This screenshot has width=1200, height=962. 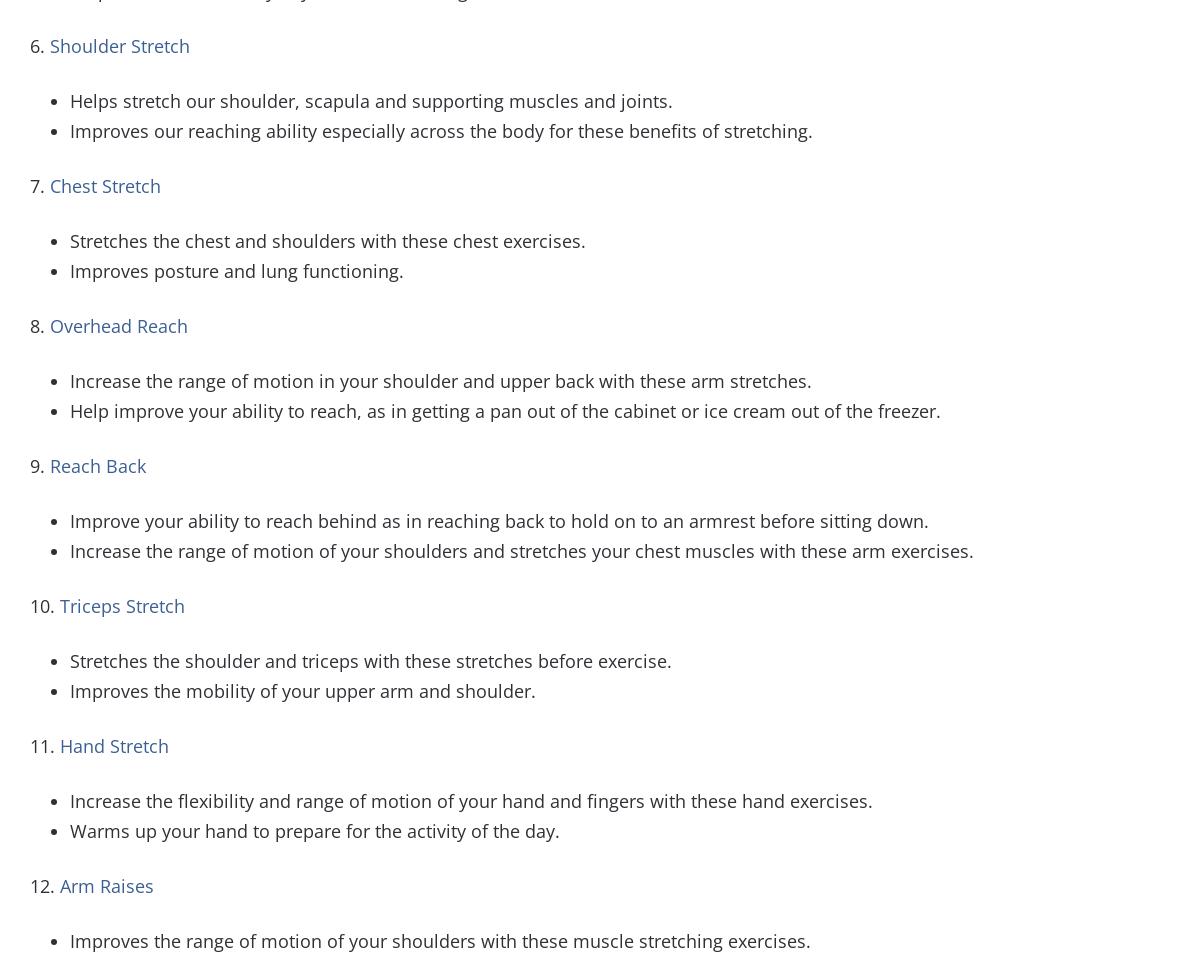 I want to click on 'Shoulder Stretch', so click(x=120, y=44).